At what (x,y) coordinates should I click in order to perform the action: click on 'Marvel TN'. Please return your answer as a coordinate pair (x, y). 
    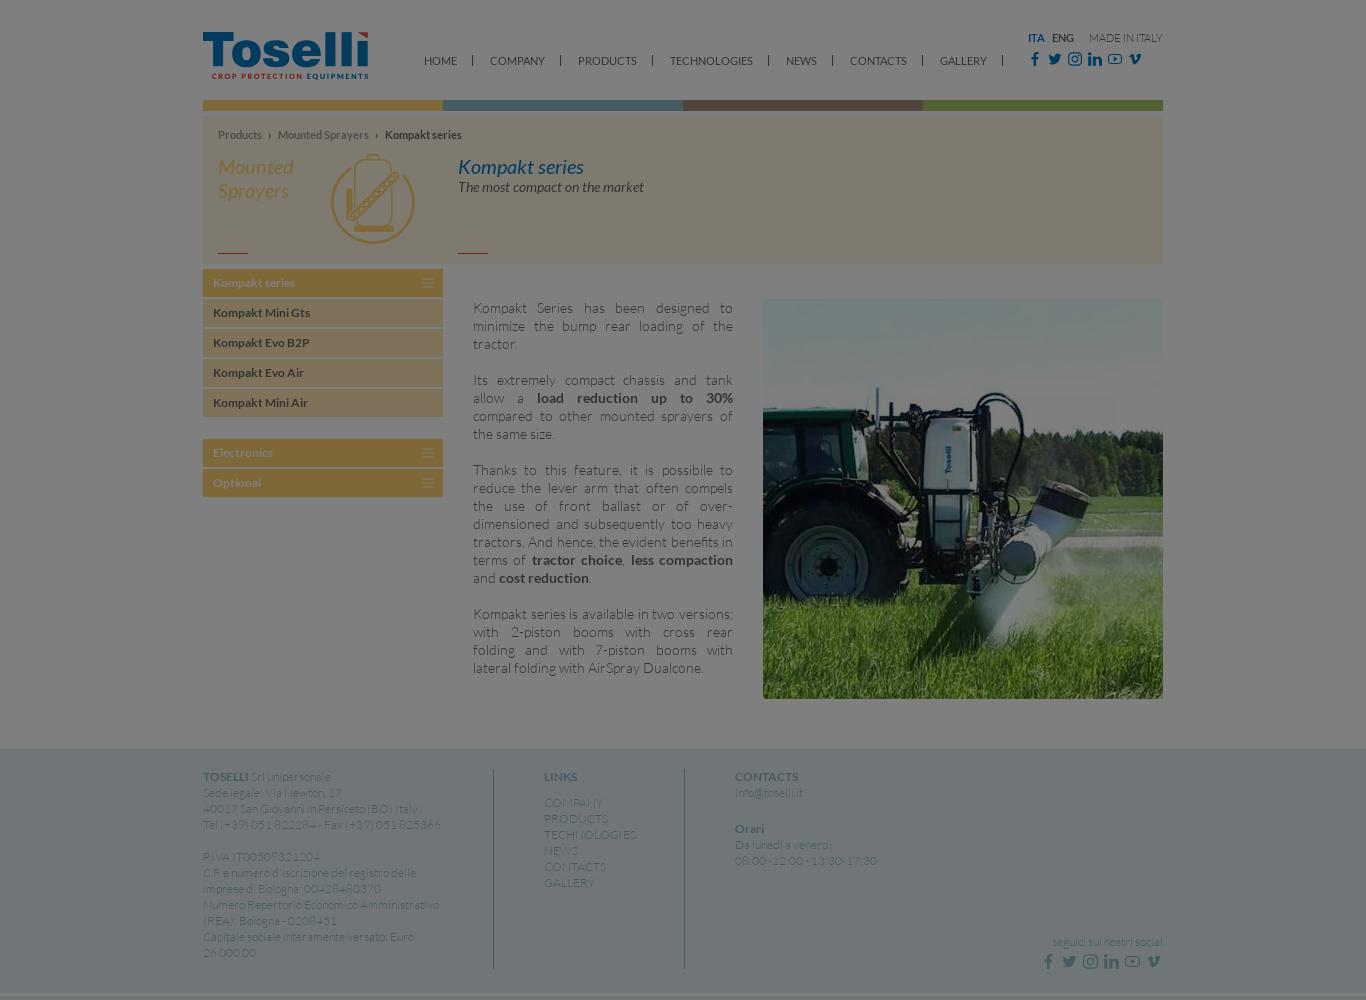
    Looking at the image, I should click on (495, 274).